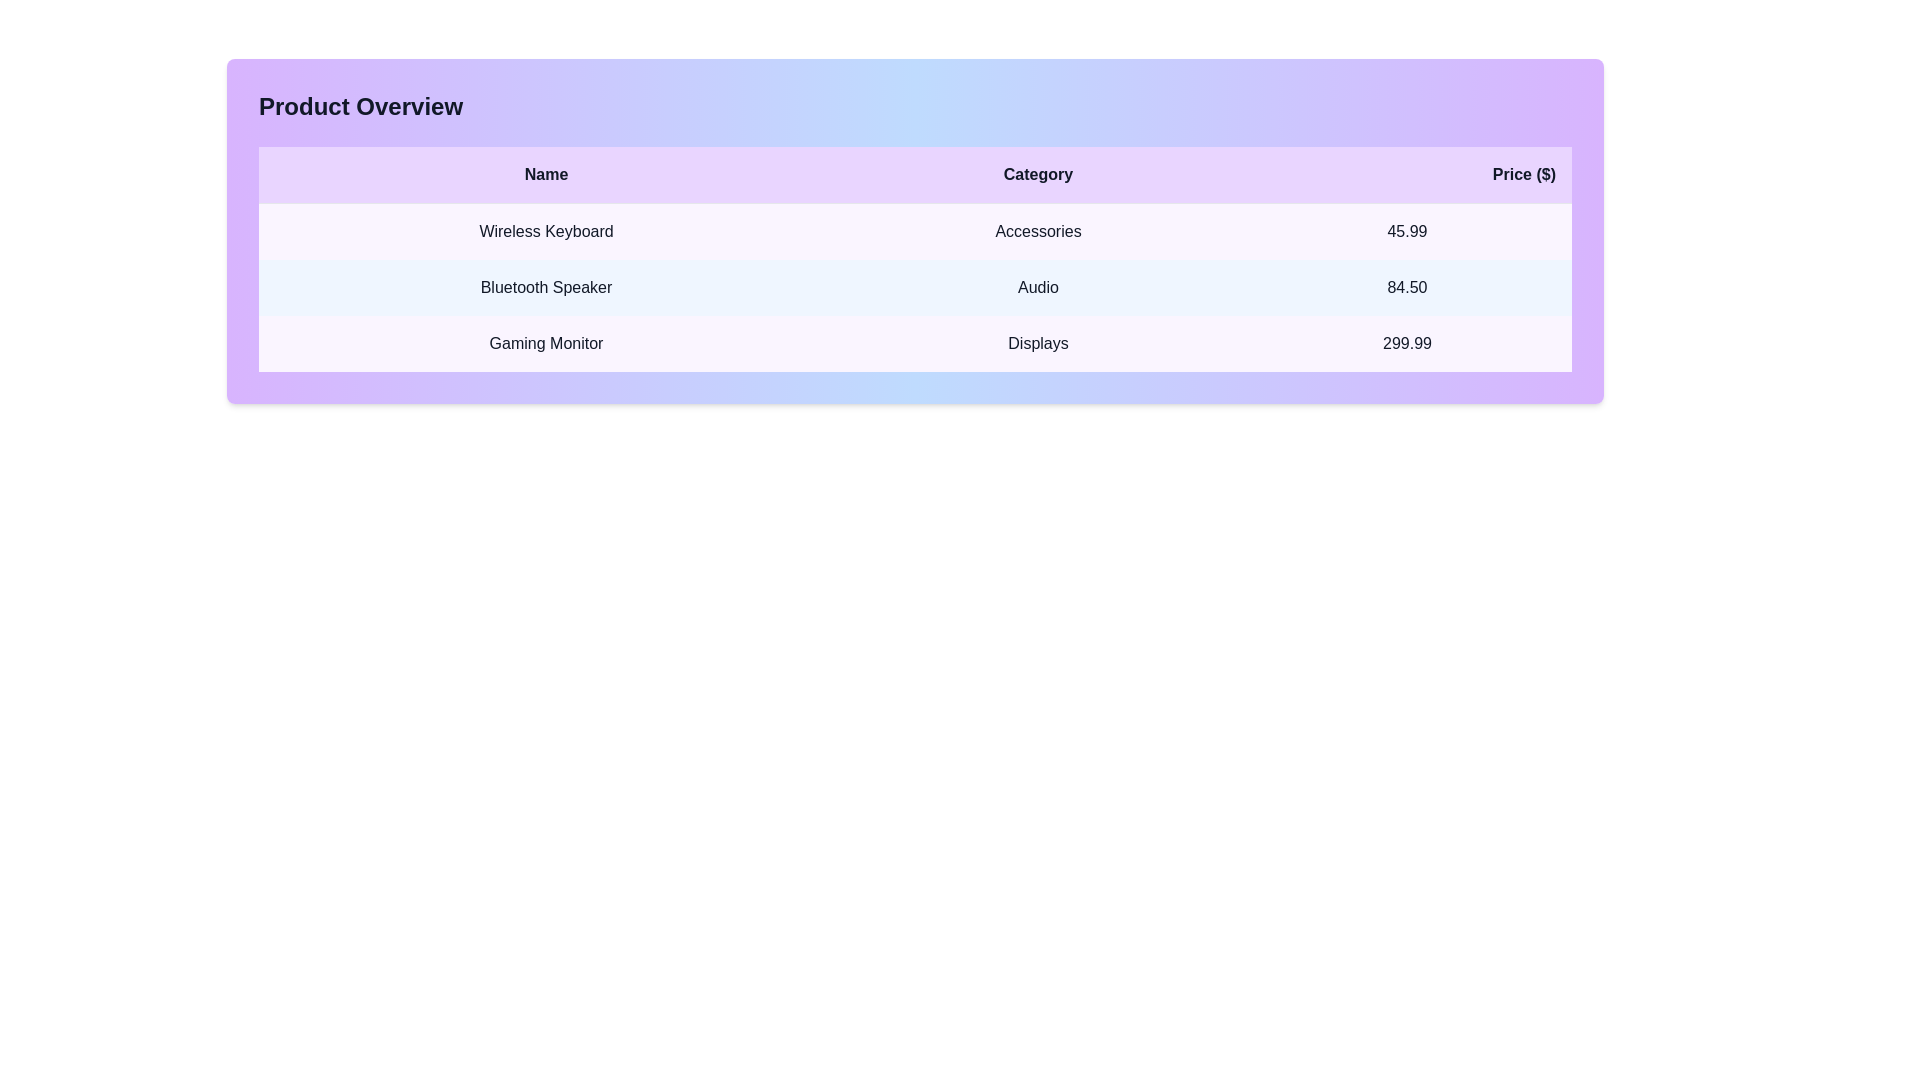 This screenshot has height=1080, width=1920. I want to click on price value from the table cell located in the last column of the first data row under the 'Price ($)' header, positioned to the right of the 'Accessories' text, so click(1406, 230).